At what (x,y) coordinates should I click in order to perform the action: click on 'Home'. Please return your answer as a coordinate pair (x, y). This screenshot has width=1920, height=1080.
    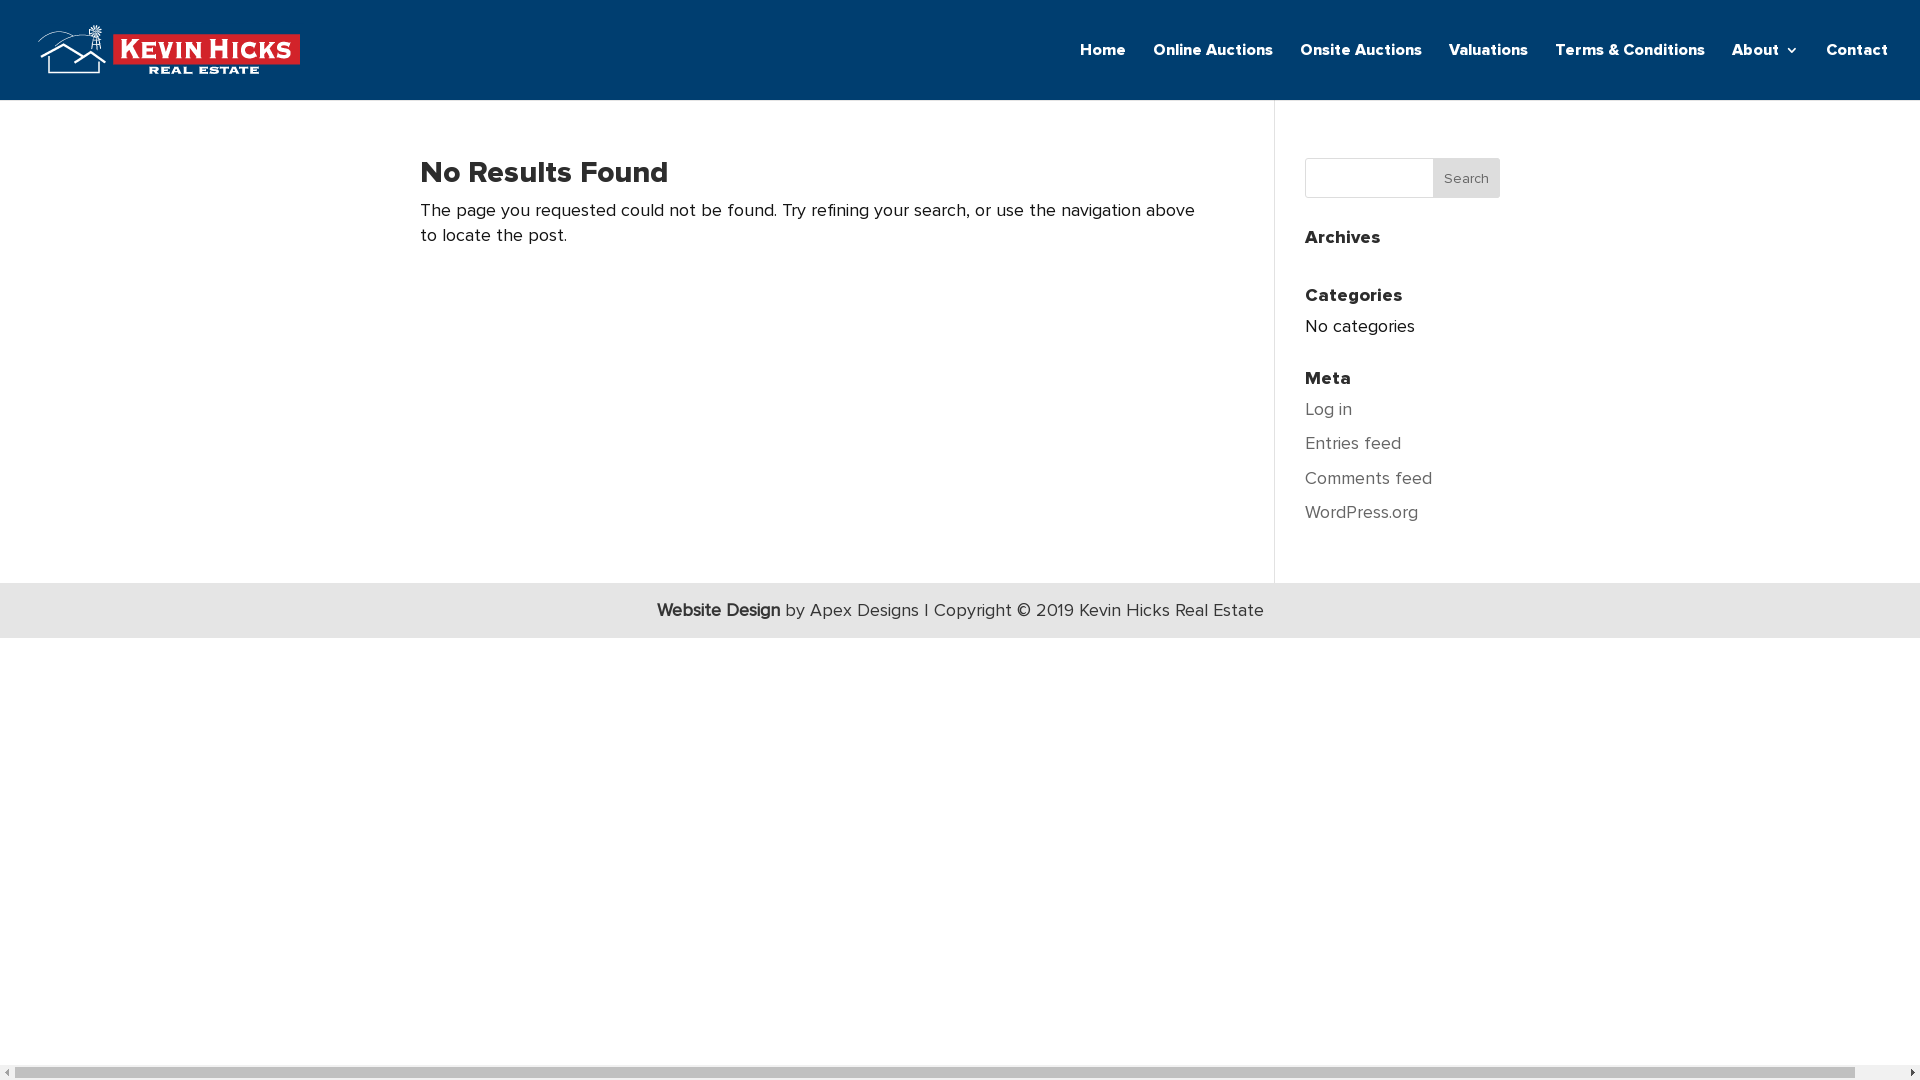
    Looking at the image, I should click on (1102, 70).